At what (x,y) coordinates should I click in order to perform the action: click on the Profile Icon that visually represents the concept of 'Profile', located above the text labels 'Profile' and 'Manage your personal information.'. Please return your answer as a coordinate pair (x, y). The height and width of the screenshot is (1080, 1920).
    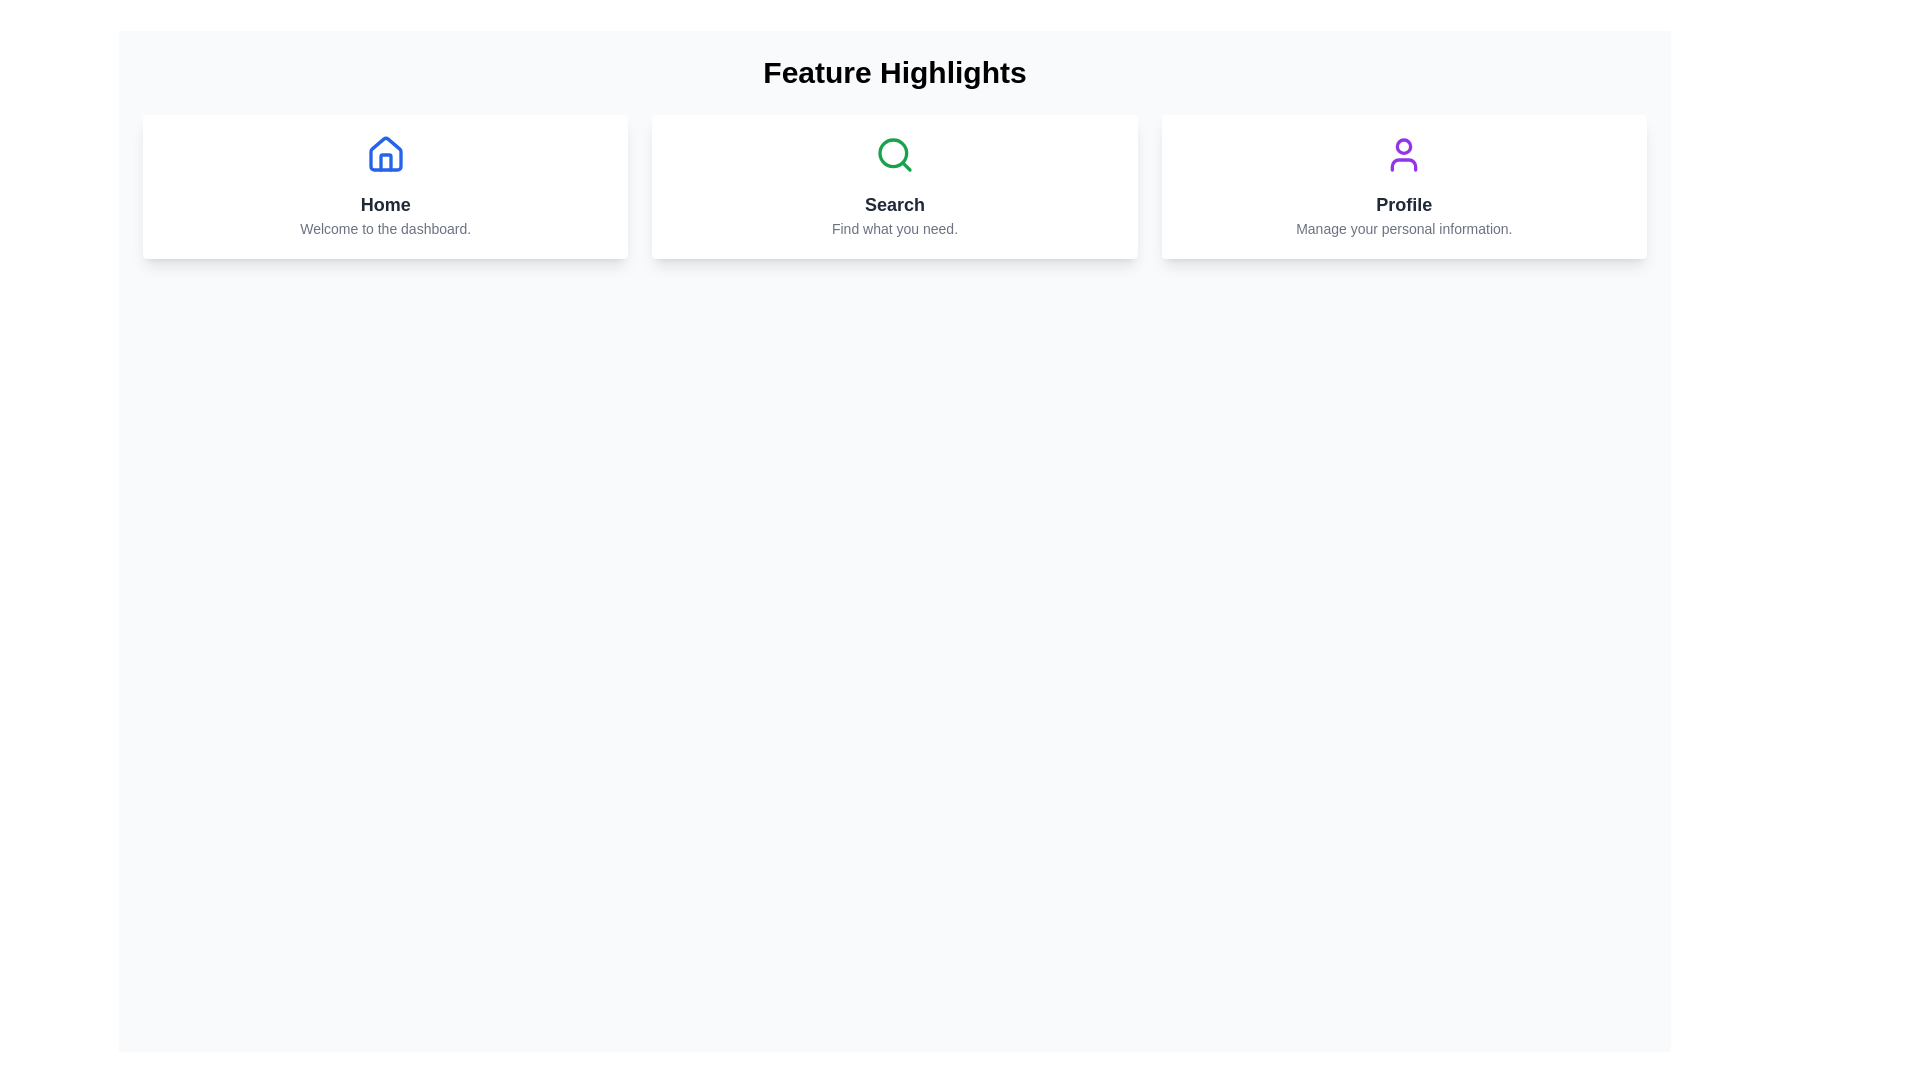
    Looking at the image, I should click on (1403, 153).